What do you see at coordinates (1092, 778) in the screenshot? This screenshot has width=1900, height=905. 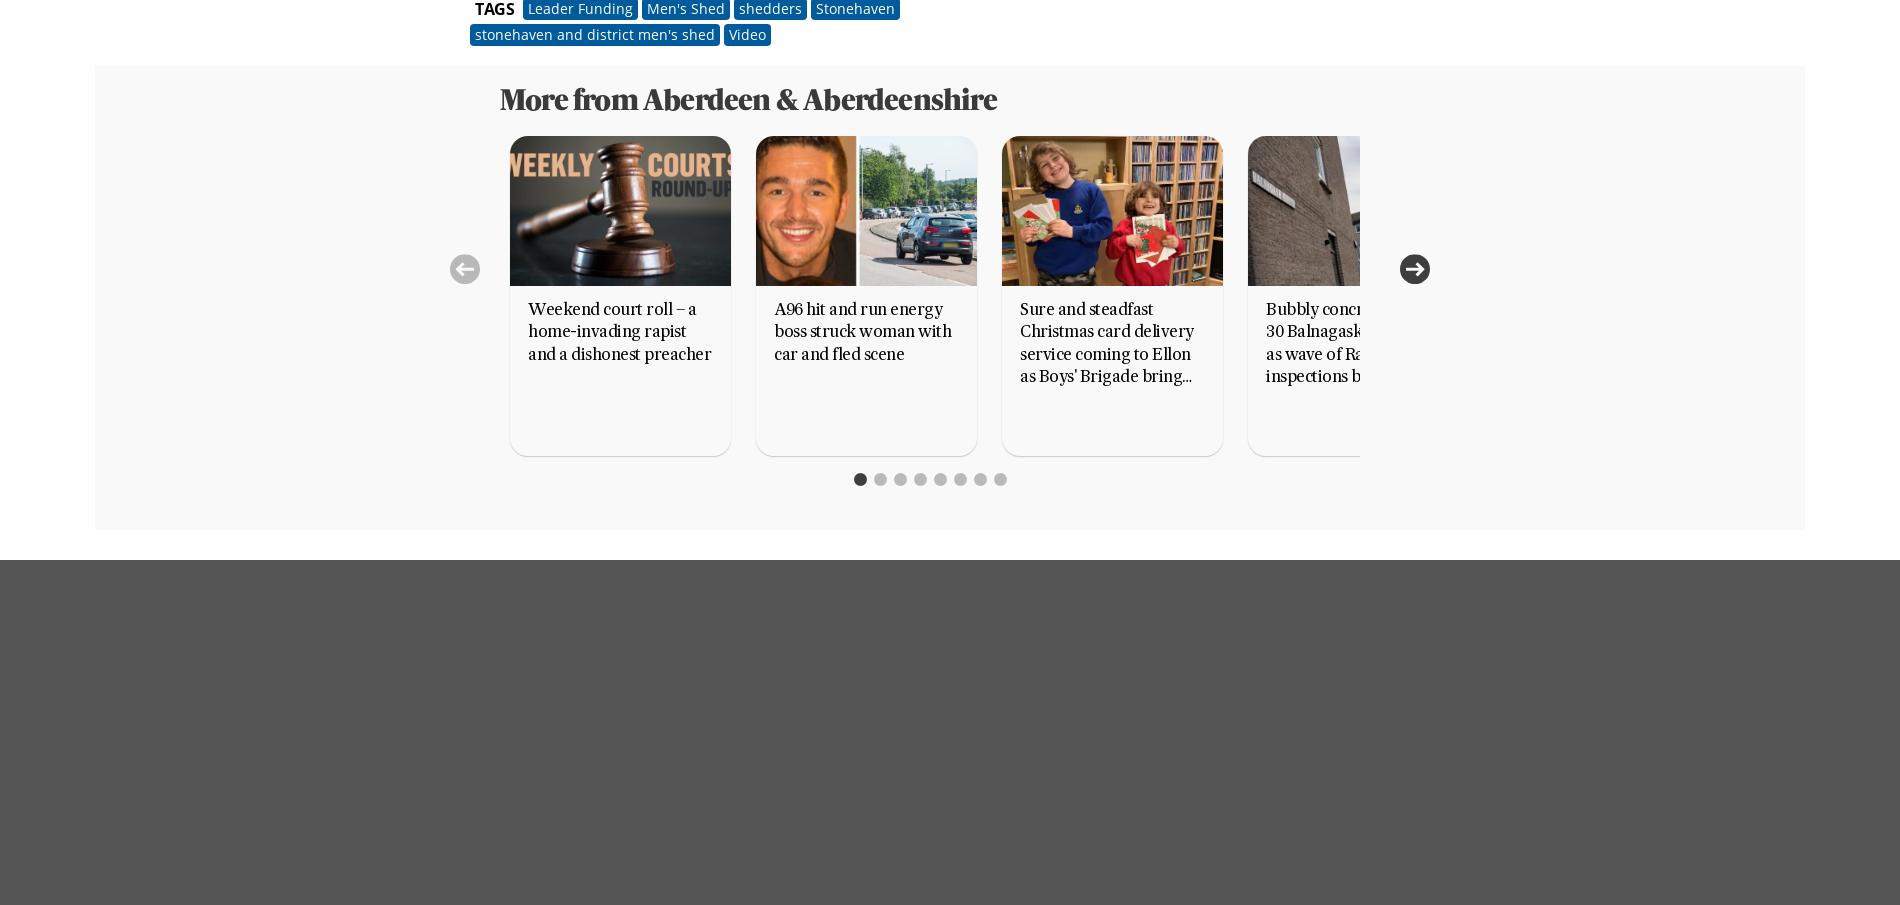 I see `'Evening Express and Press and Journal combined site'` at bounding box center [1092, 778].